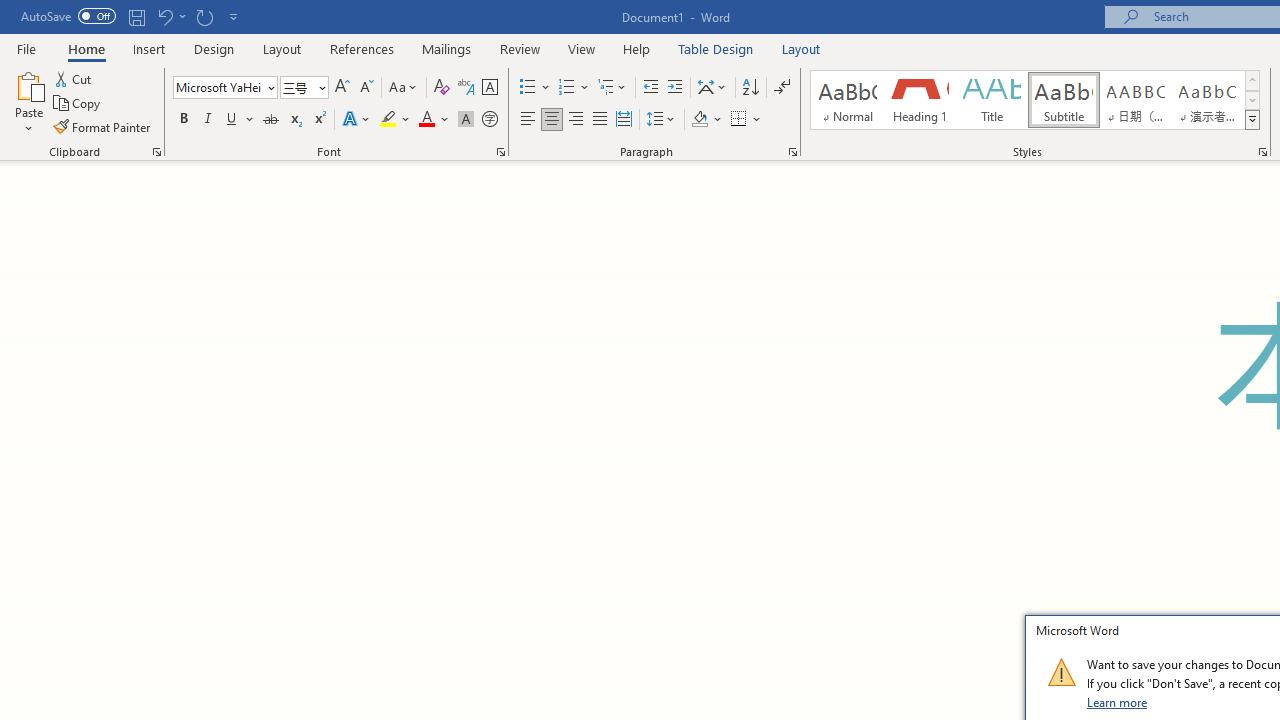  Describe the element at coordinates (598, 119) in the screenshot. I see `'Justify'` at that location.